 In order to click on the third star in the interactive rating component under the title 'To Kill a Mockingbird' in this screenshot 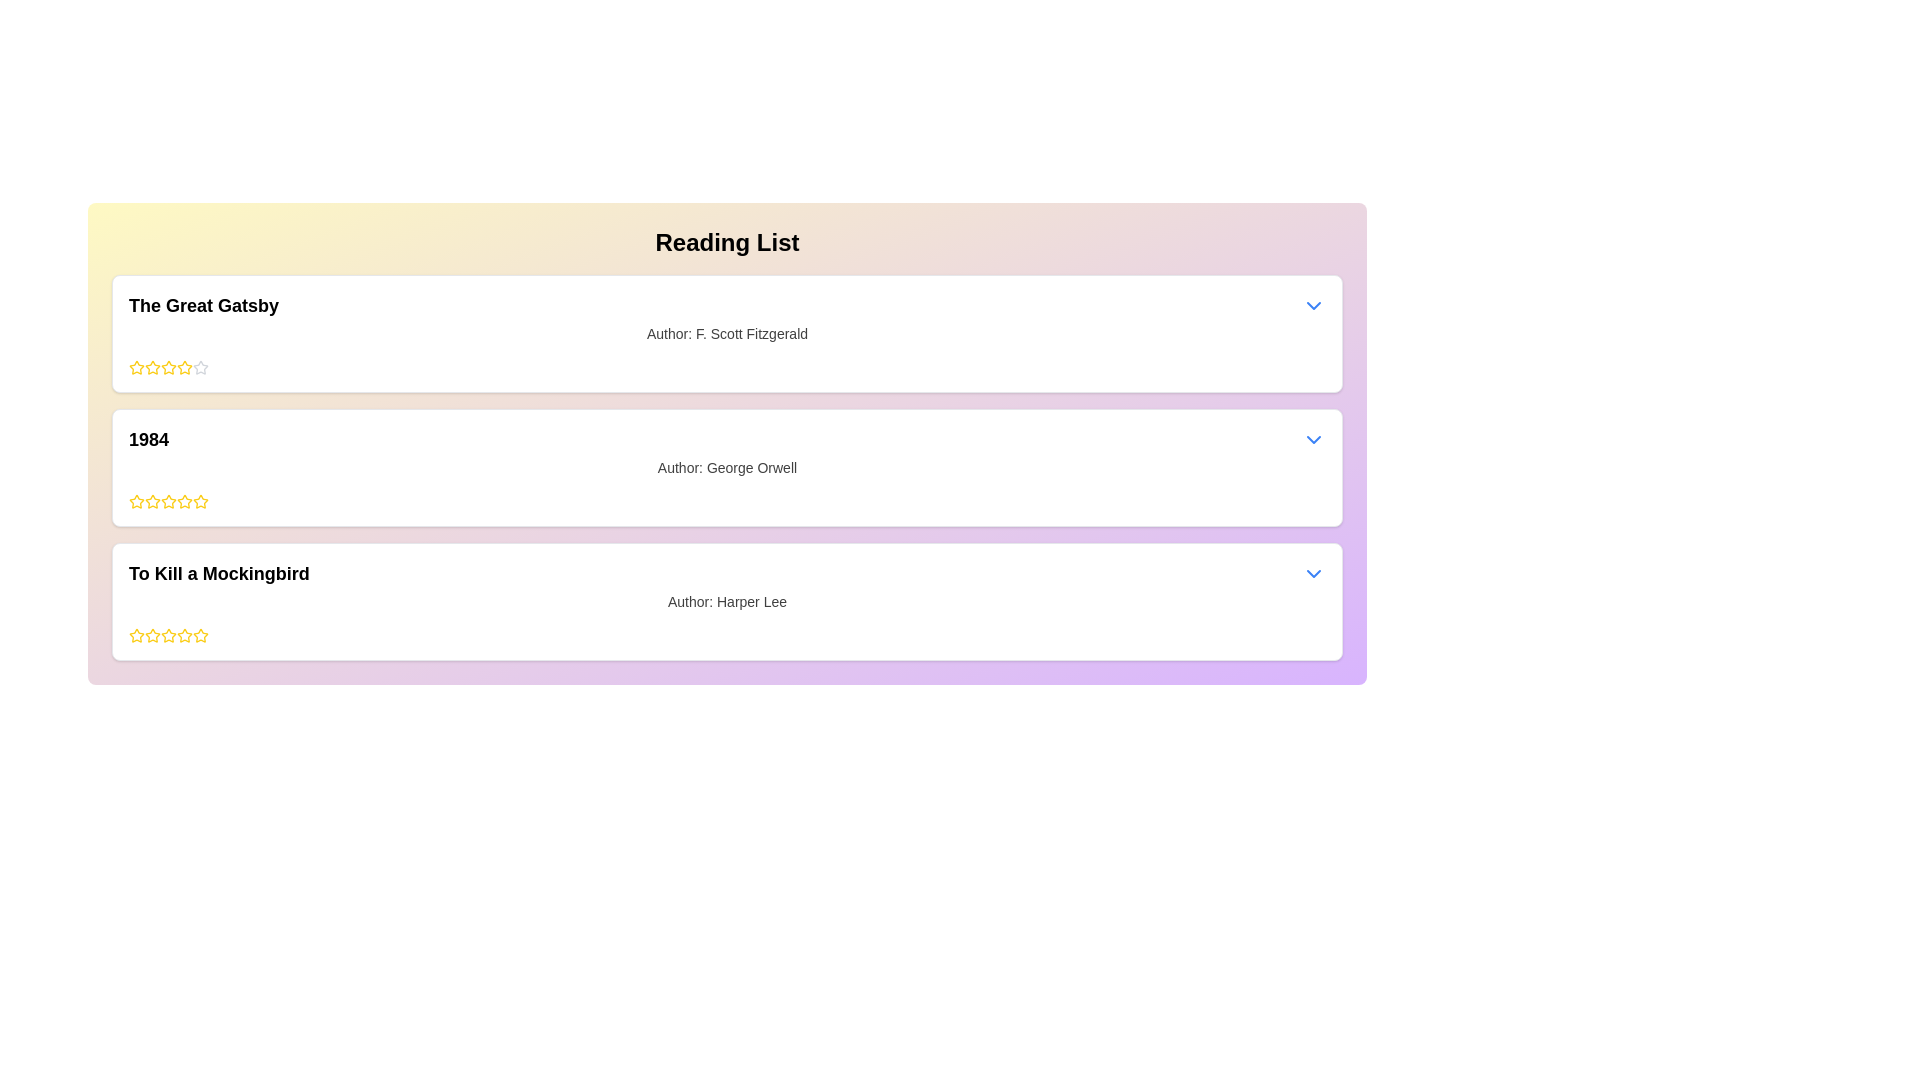, I will do `click(152, 636)`.